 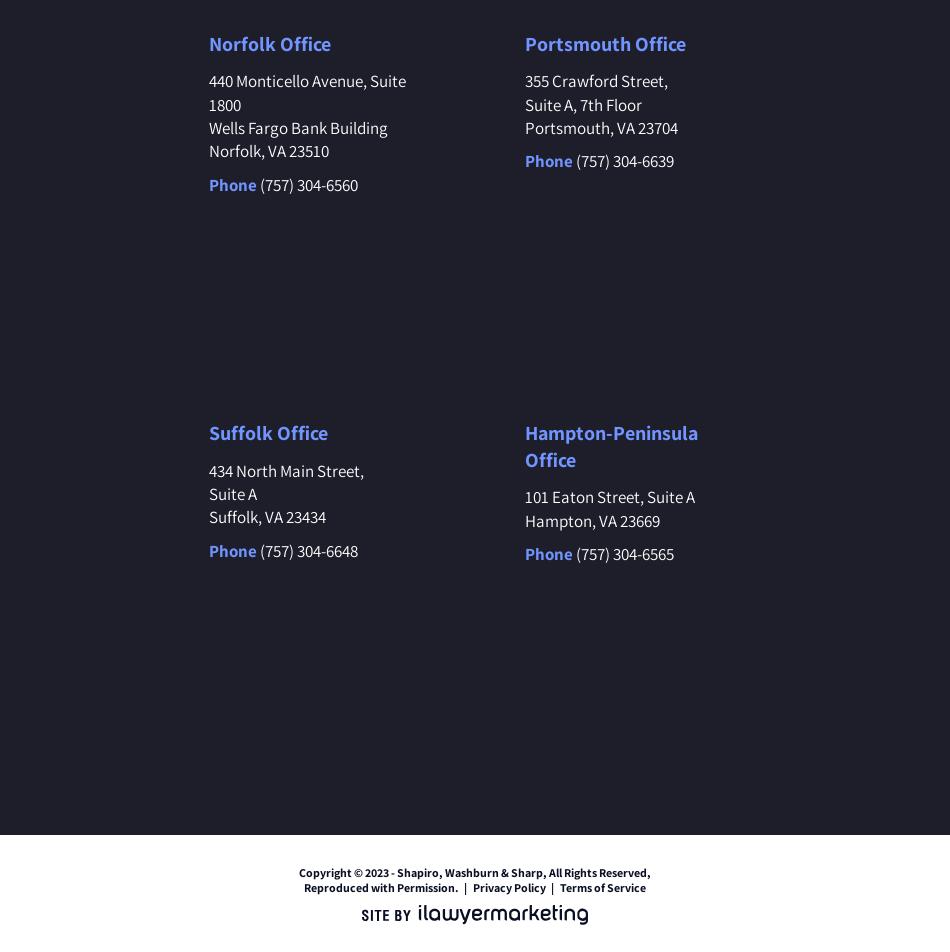 I want to click on 'Portsmouth, VA 23704', so click(x=601, y=126).